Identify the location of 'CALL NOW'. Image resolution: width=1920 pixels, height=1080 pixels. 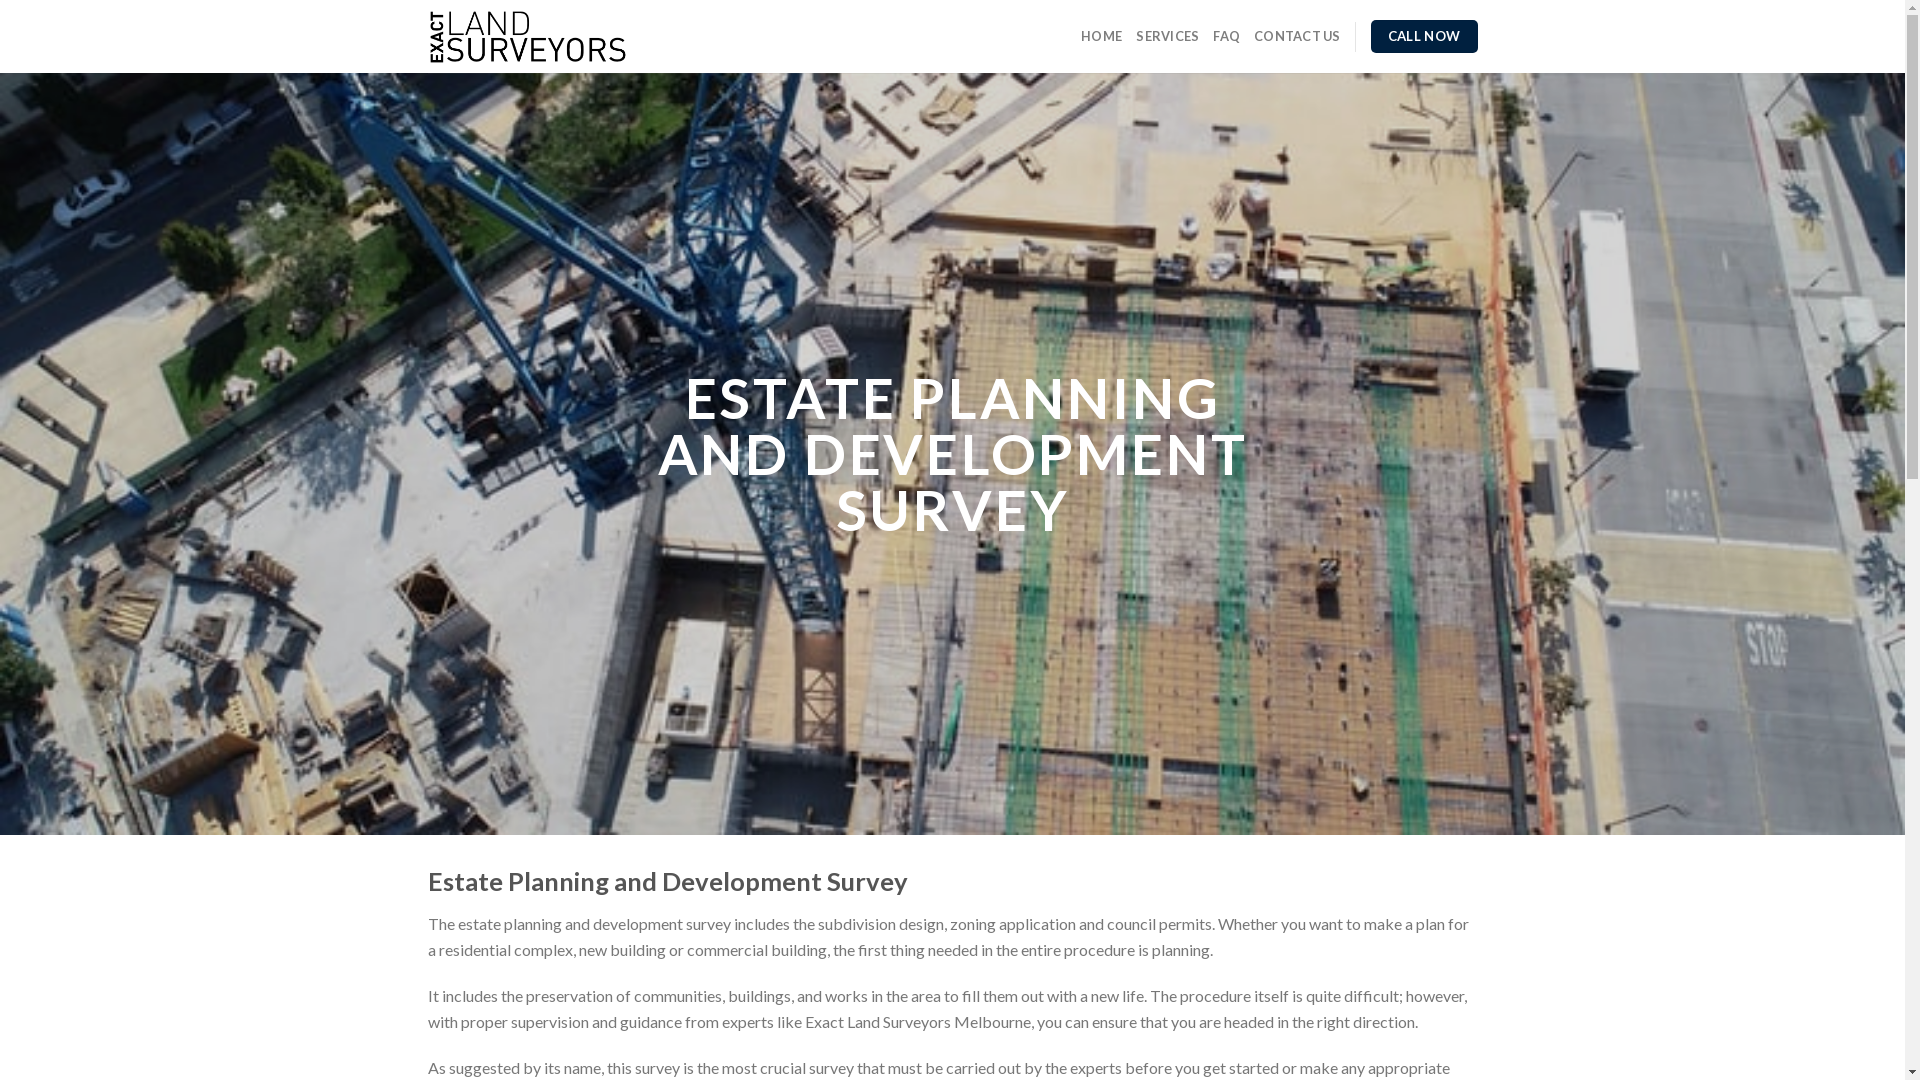
(1370, 37).